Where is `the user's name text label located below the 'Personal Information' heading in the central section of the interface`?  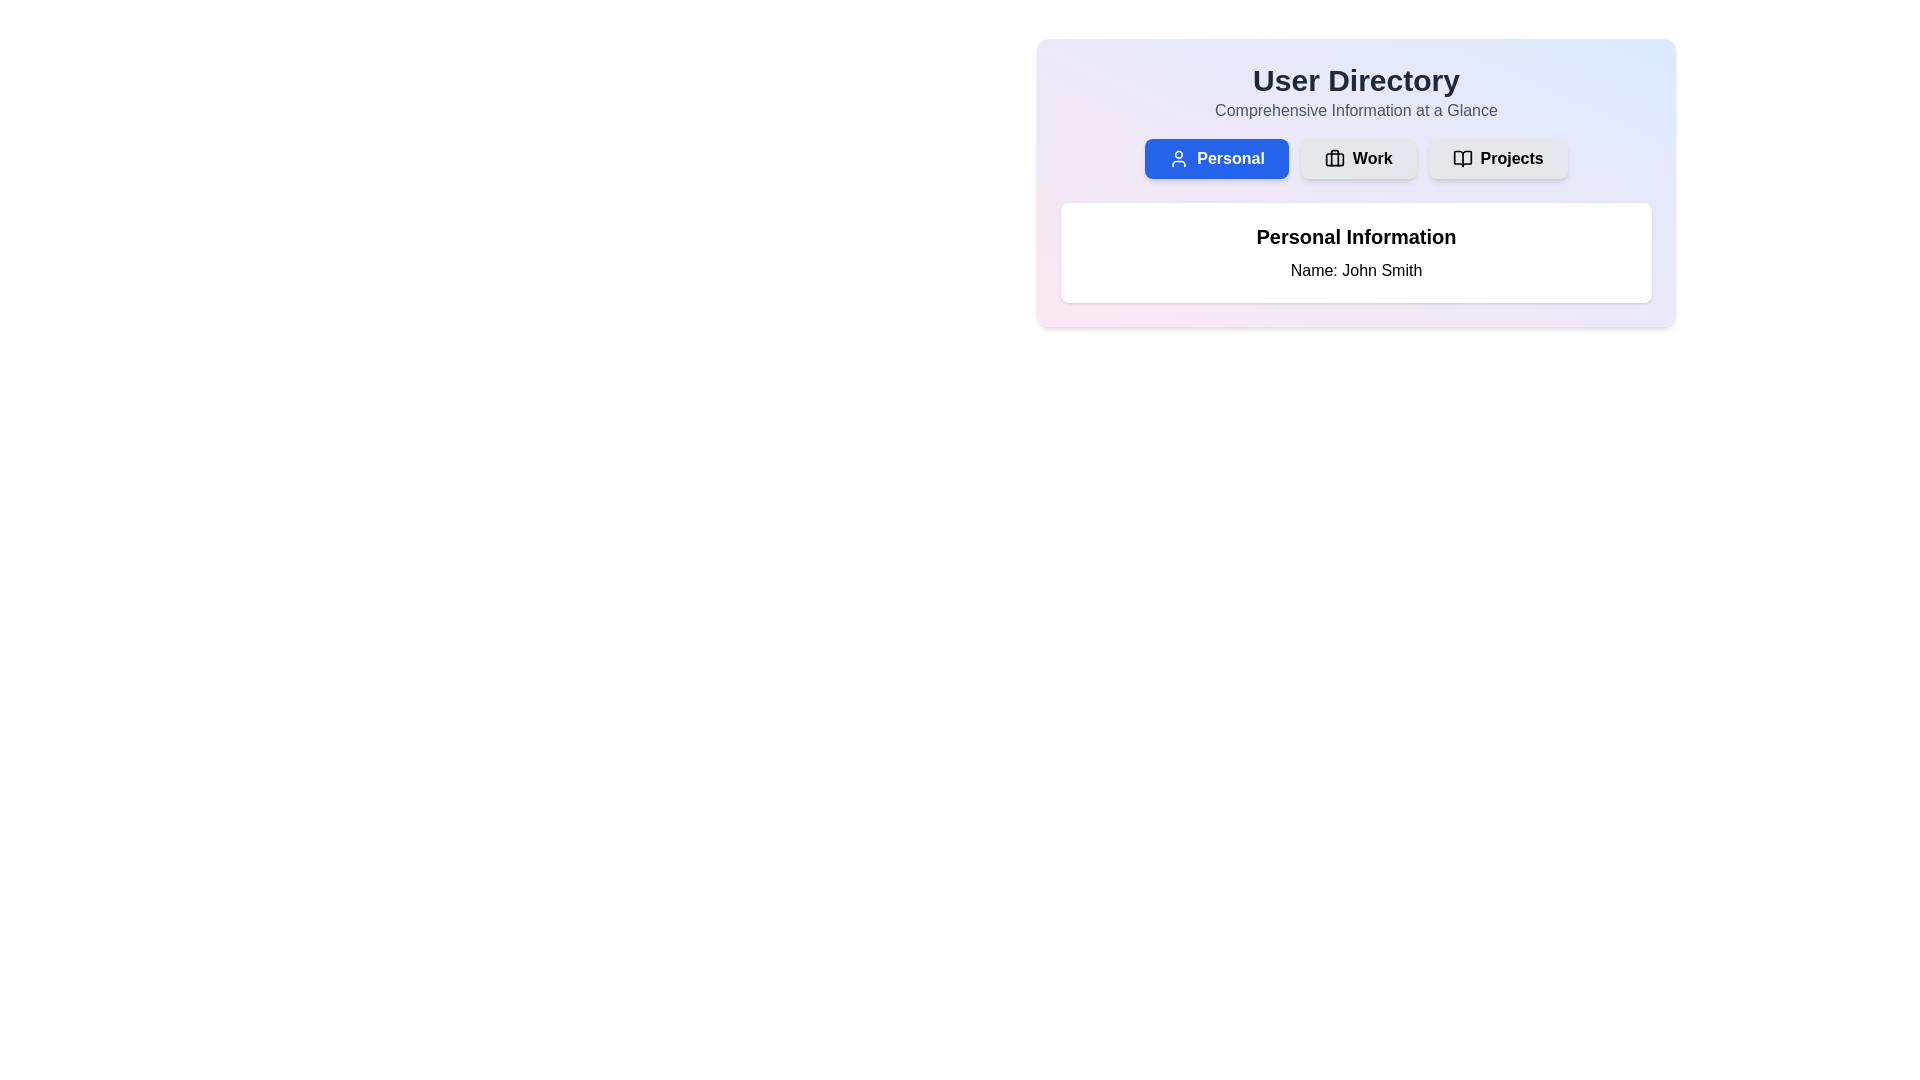
the user's name text label located below the 'Personal Information' heading in the central section of the interface is located at coordinates (1356, 270).